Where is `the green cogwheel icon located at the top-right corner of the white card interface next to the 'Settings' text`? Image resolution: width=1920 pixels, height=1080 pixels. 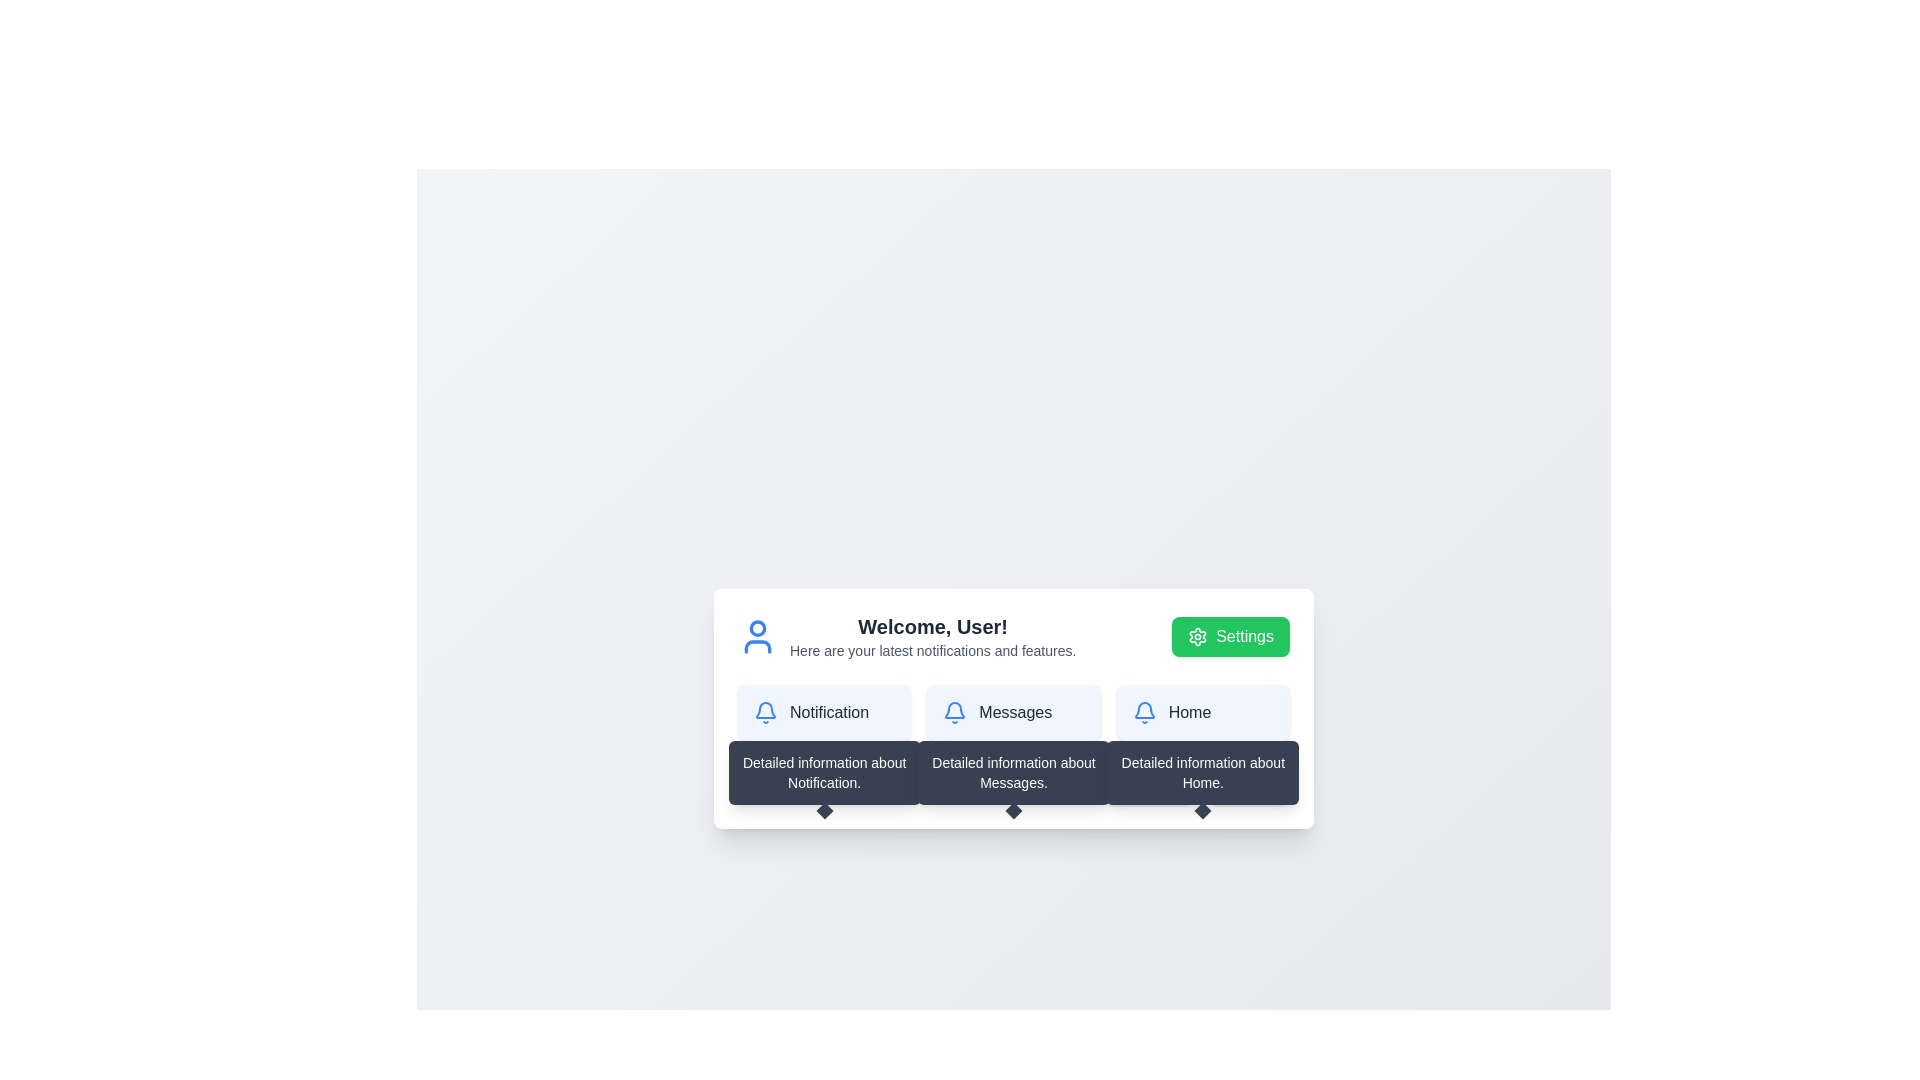
the green cogwheel icon located at the top-right corner of the white card interface next to the 'Settings' text is located at coordinates (1198, 636).